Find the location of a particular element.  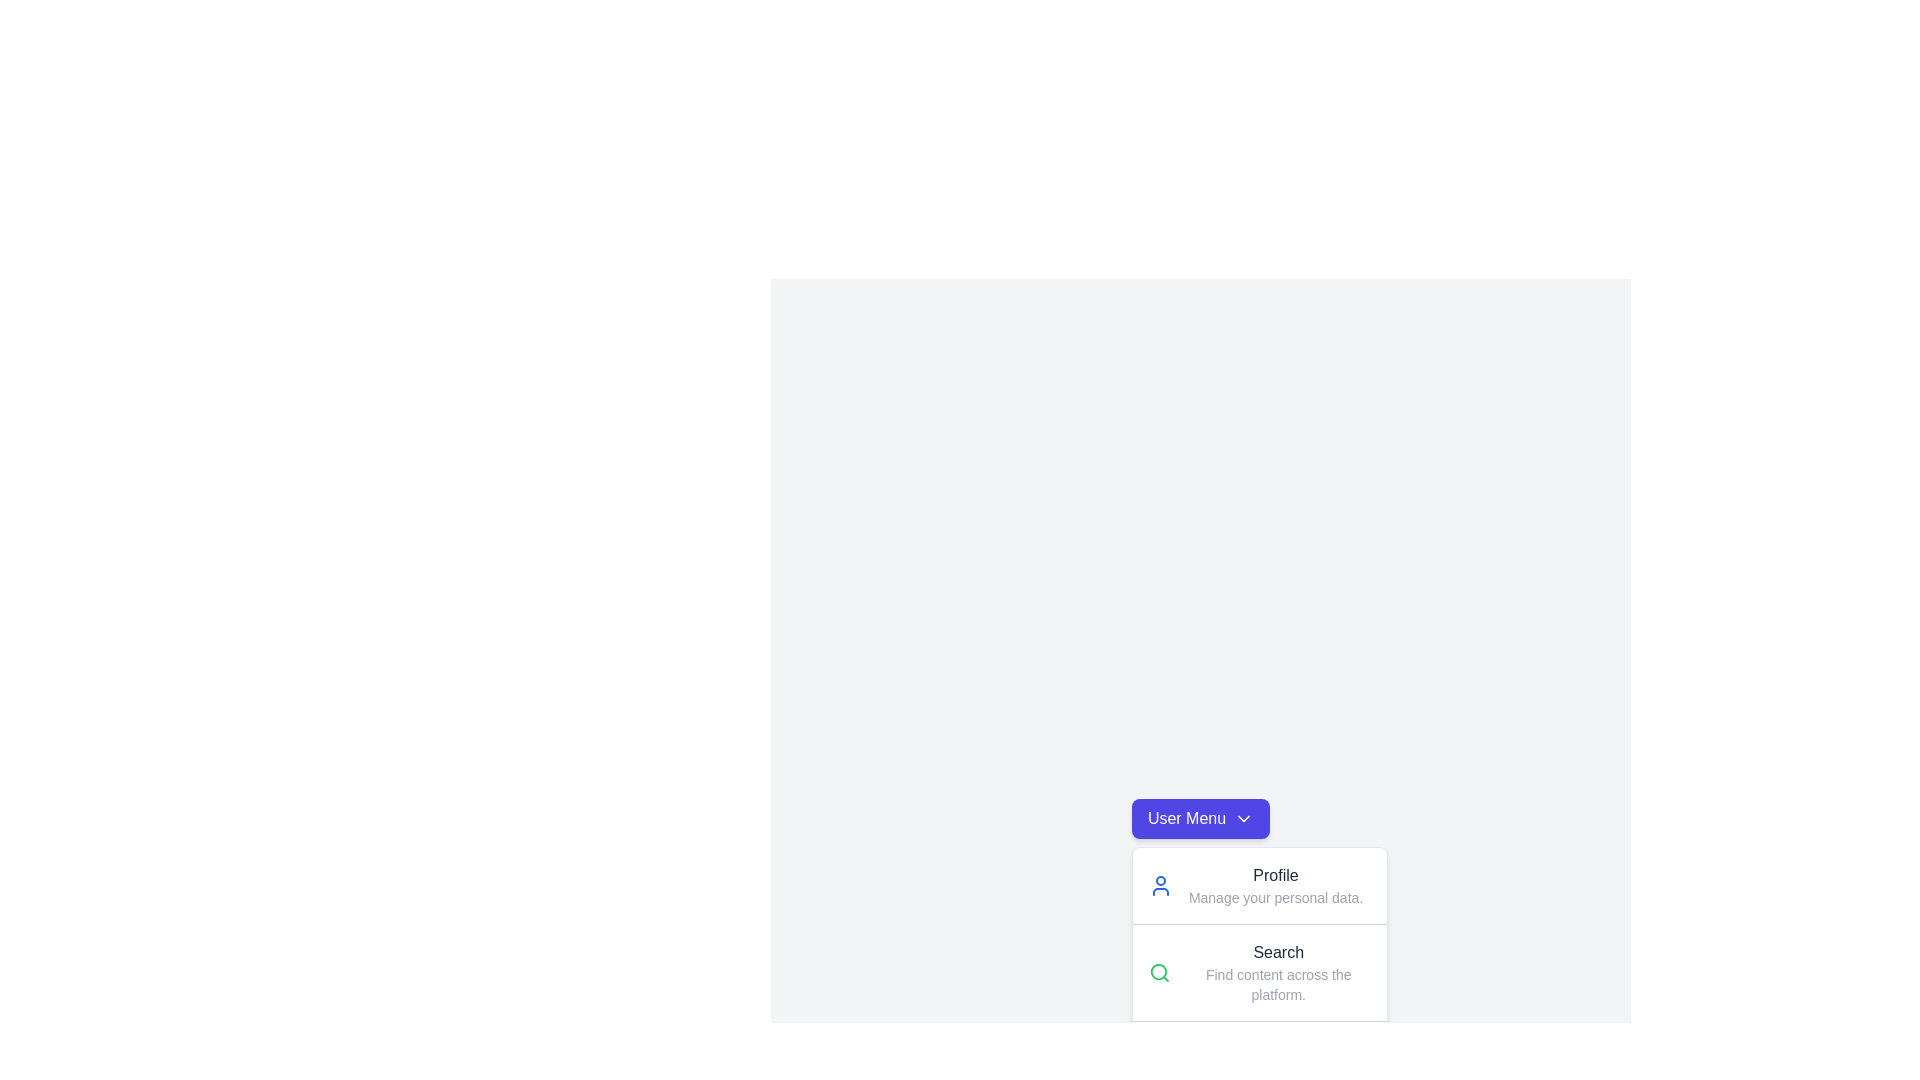

the 'Profile' text label that indicates the section for user profile management is located at coordinates (1275, 874).